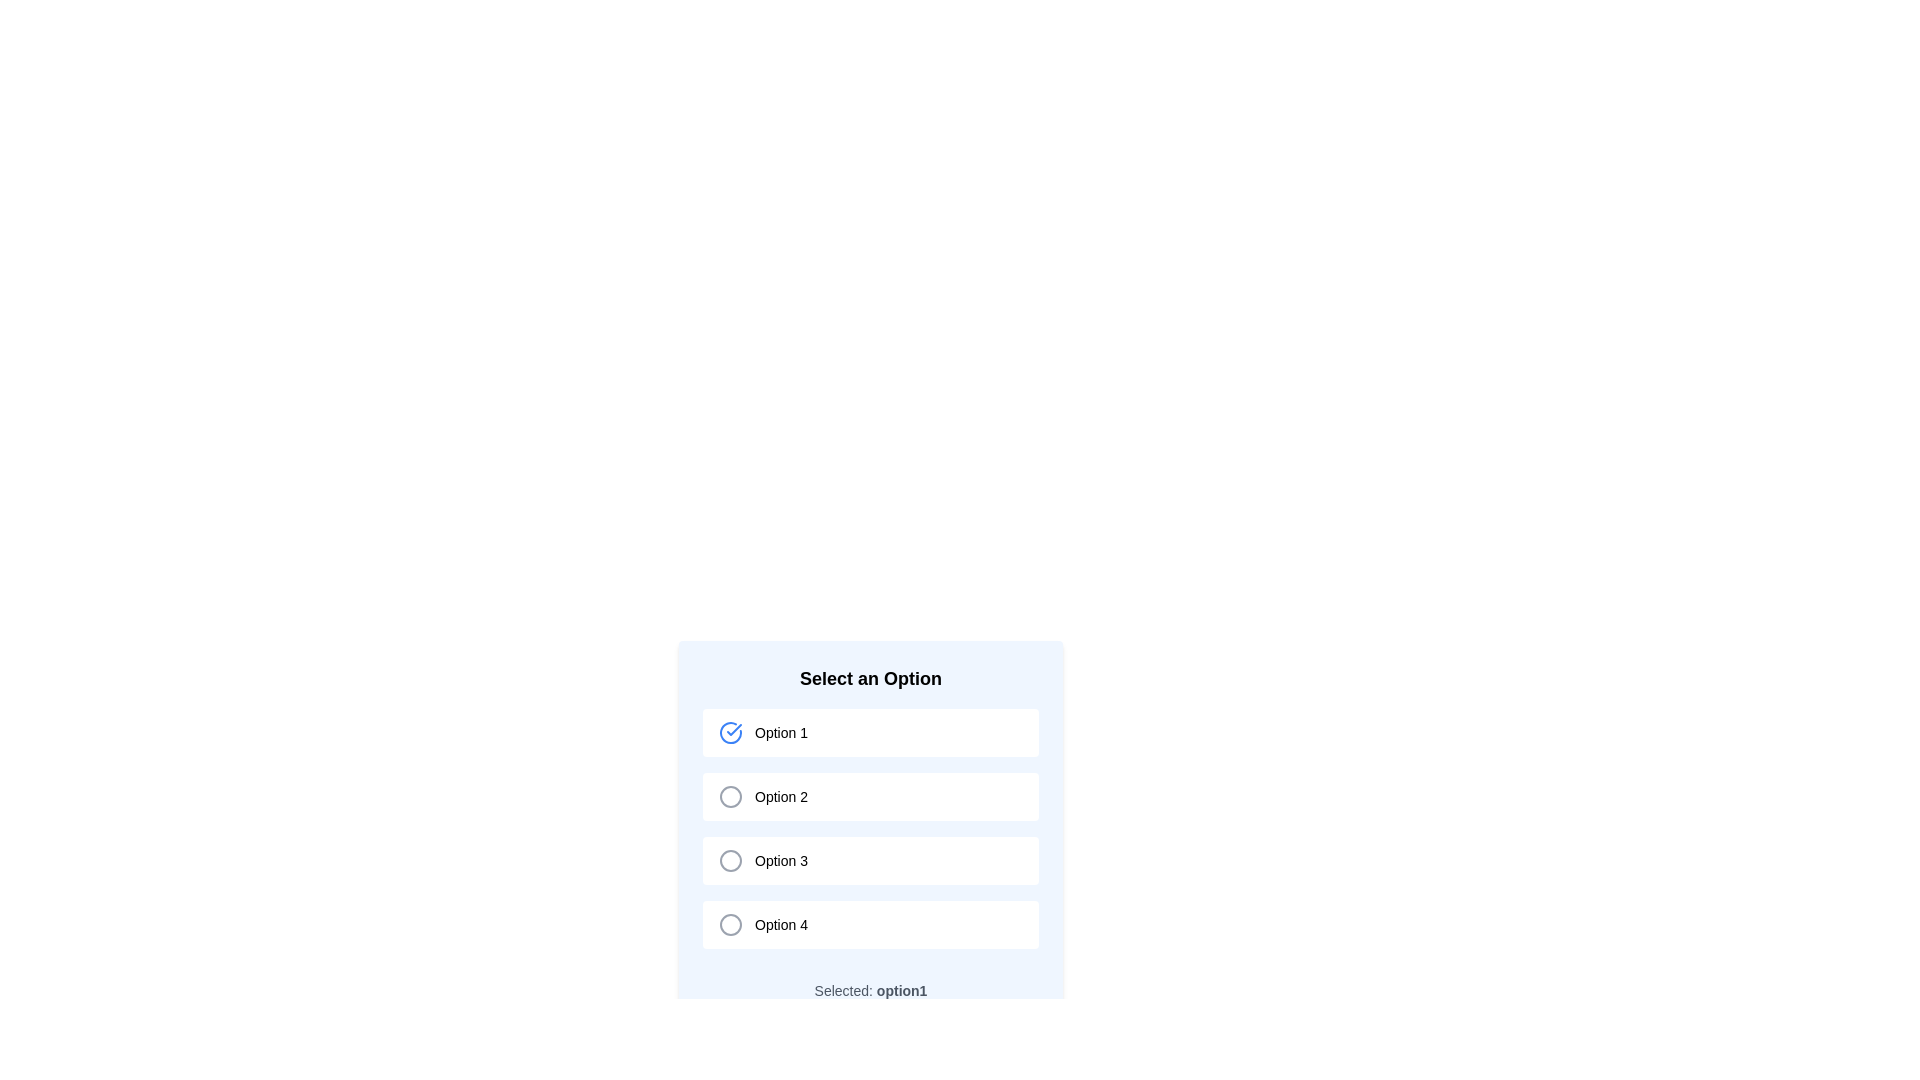 The image size is (1920, 1080). What do you see at coordinates (870, 732) in the screenshot?
I see `the first selectable option in the vertical list` at bounding box center [870, 732].